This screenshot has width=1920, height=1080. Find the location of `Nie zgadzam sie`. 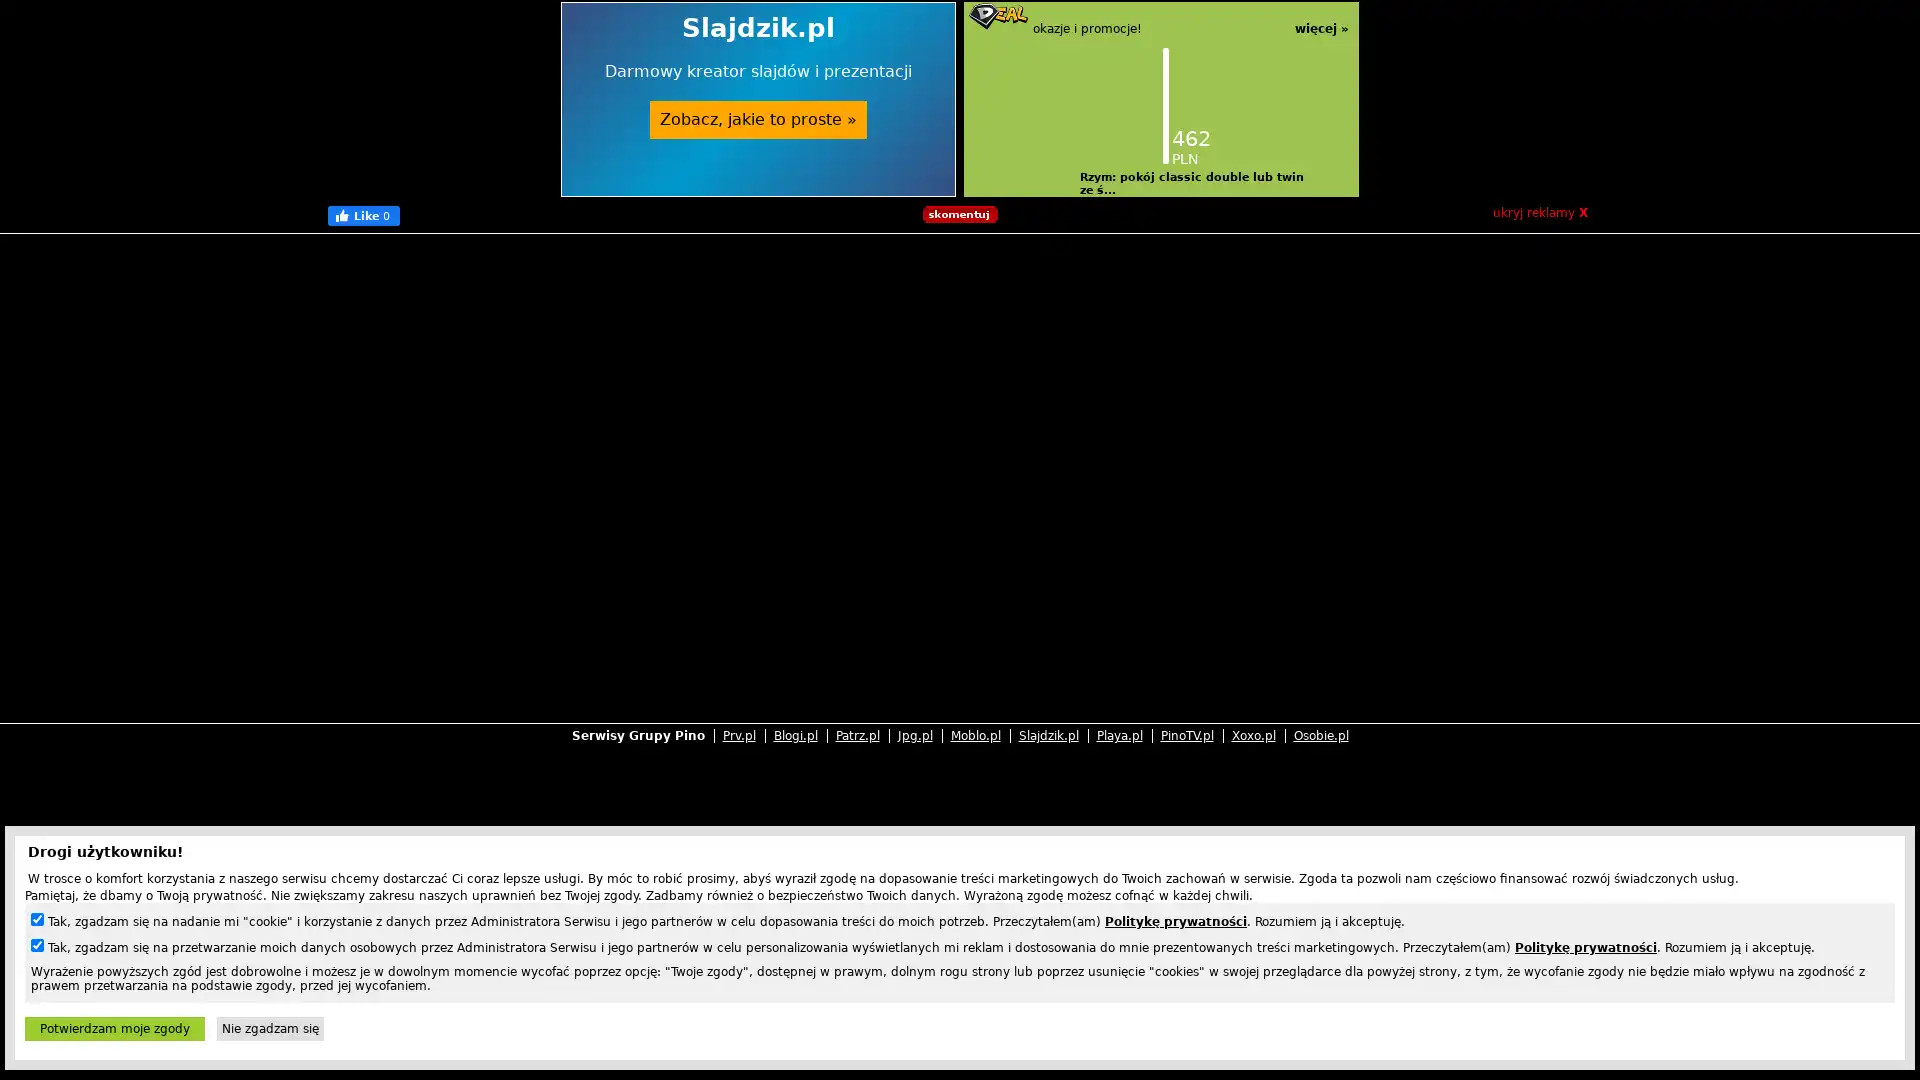

Nie zgadzam sie is located at coordinates (269, 1029).